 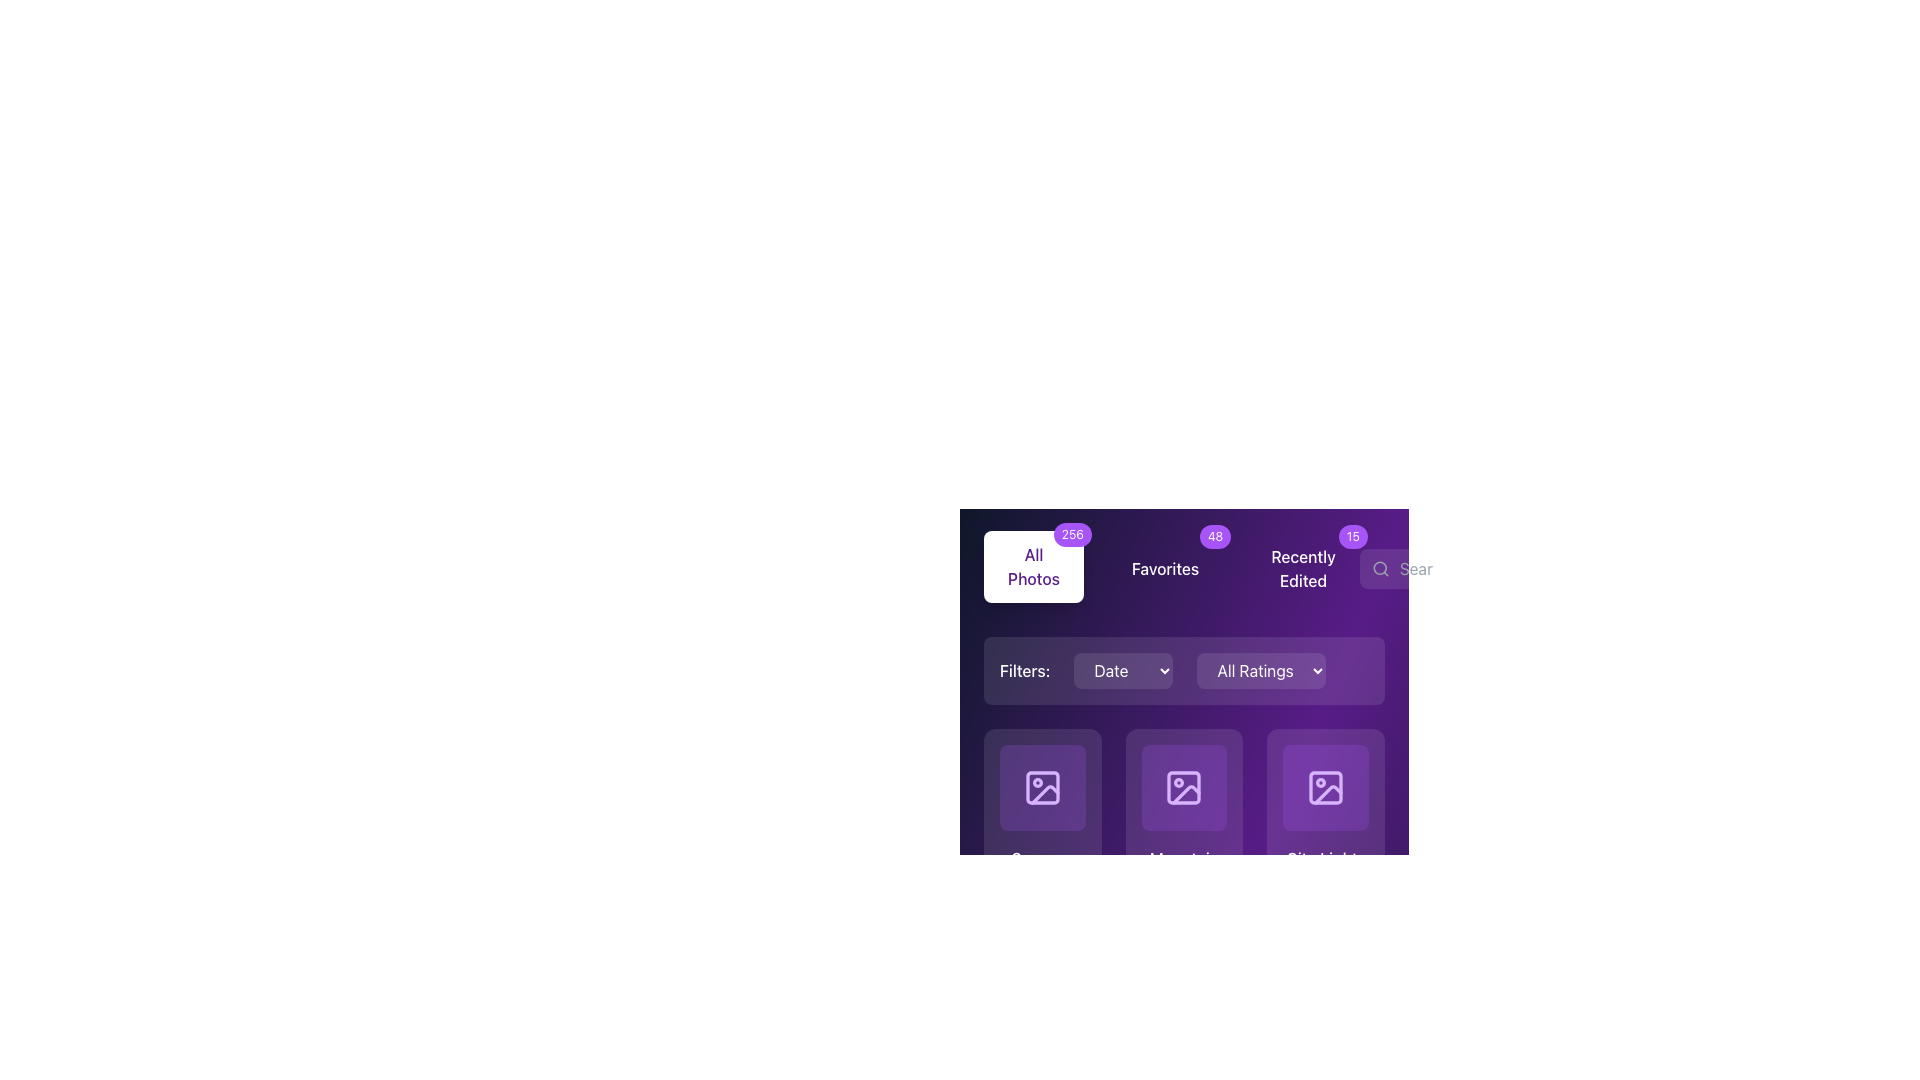 I want to click on the navigational button located in the top-left section of the interface that redirects to the page displaying all photos, indicated by the '256' badge, so click(x=1033, y=567).